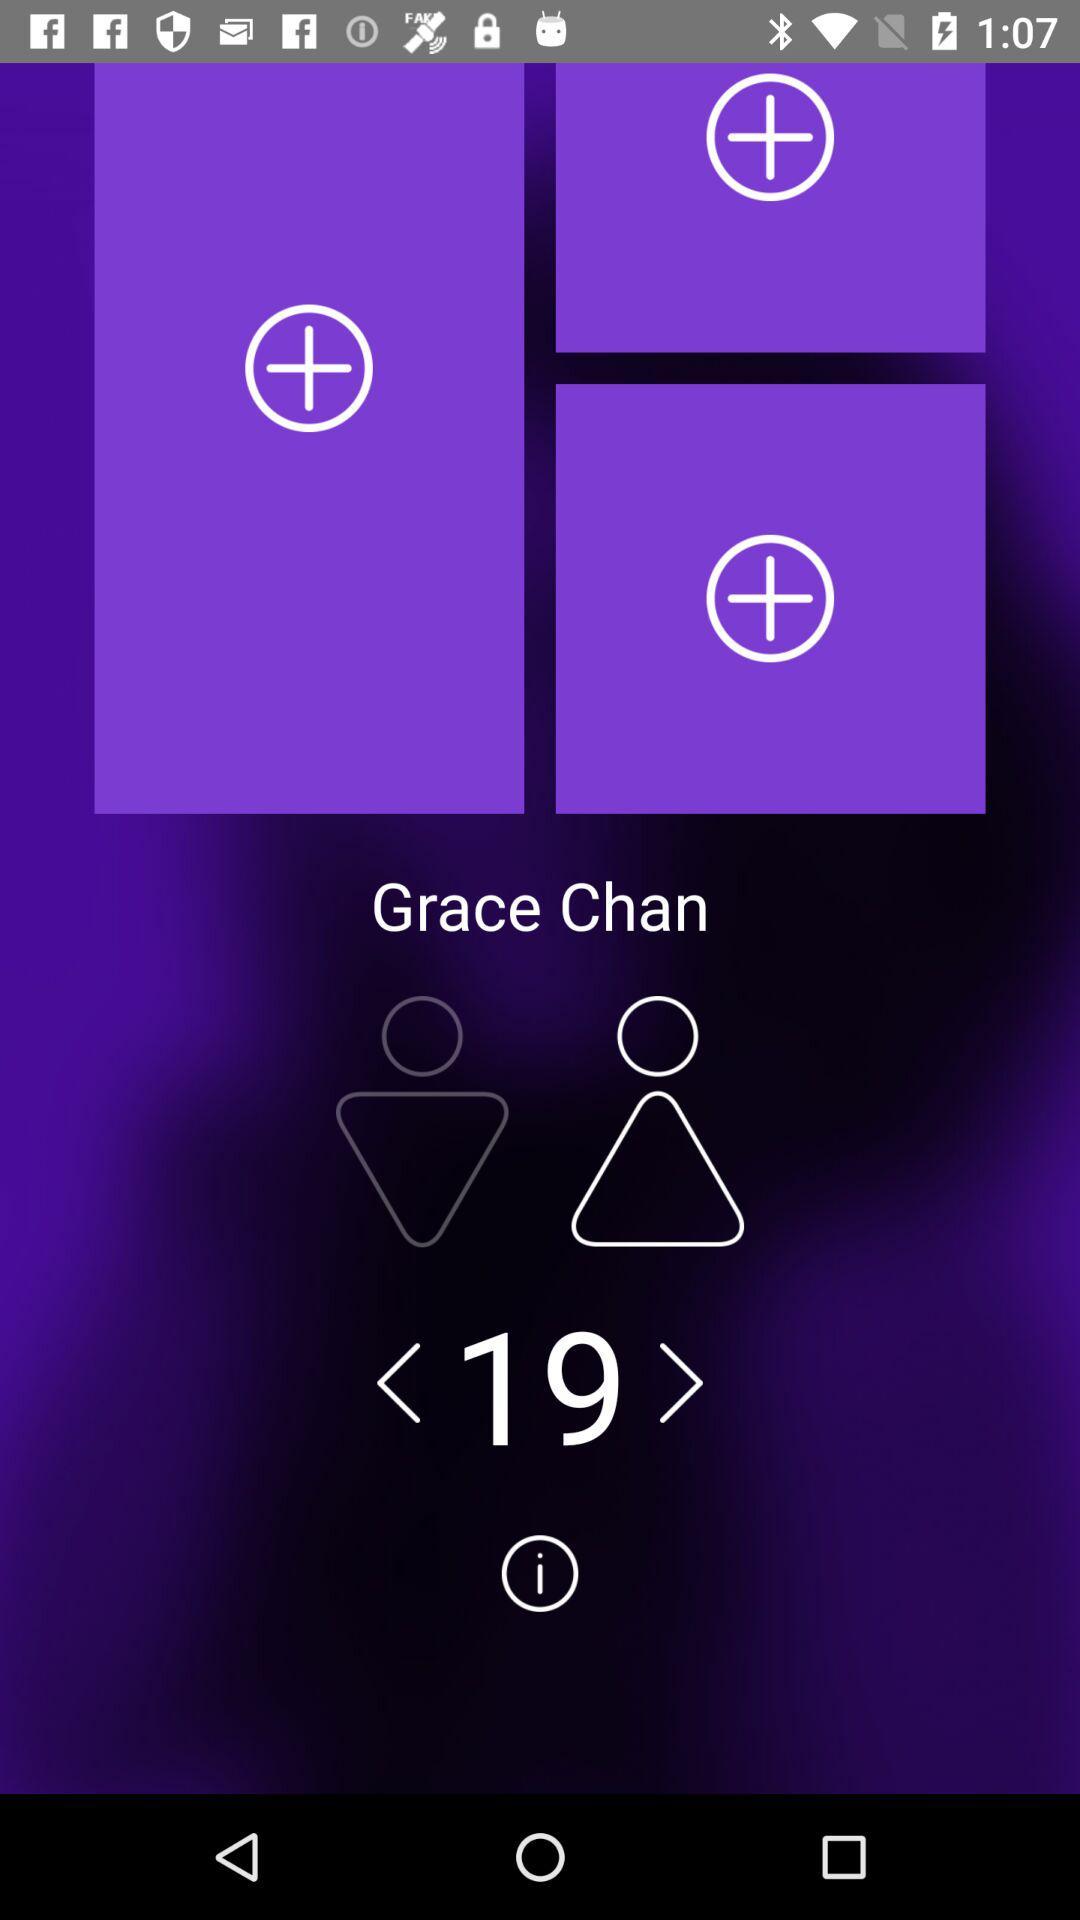 This screenshot has height=1920, width=1080. Describe the element at coordinates (421, 1121) in the screenshot. I see `photo edit app` at that location.